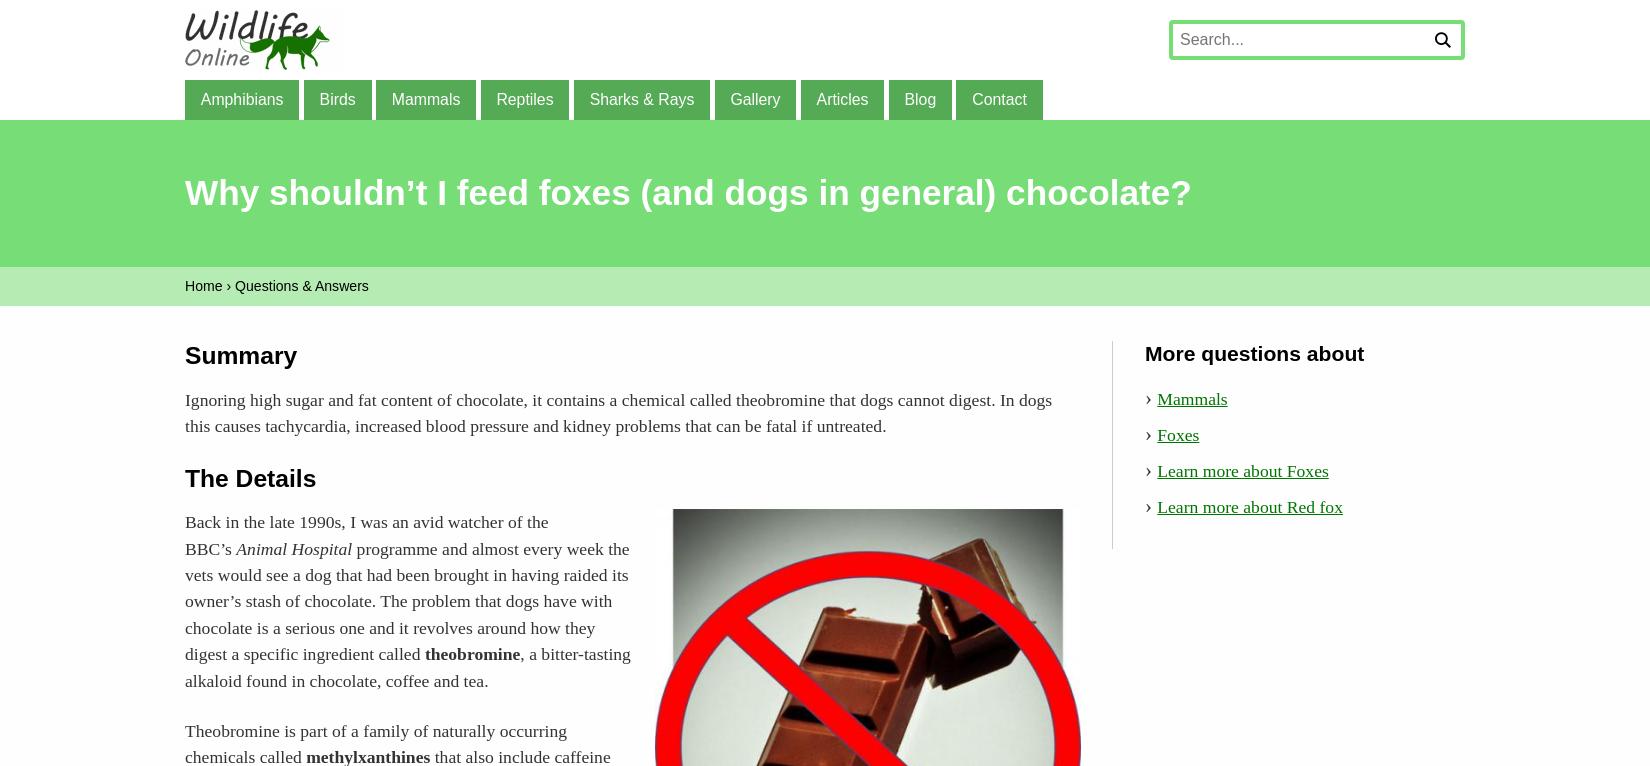  What do you see at coordinates (523, 97) in the screenshot?
I see `'Reptiles'` at bounding box center [523, 97].